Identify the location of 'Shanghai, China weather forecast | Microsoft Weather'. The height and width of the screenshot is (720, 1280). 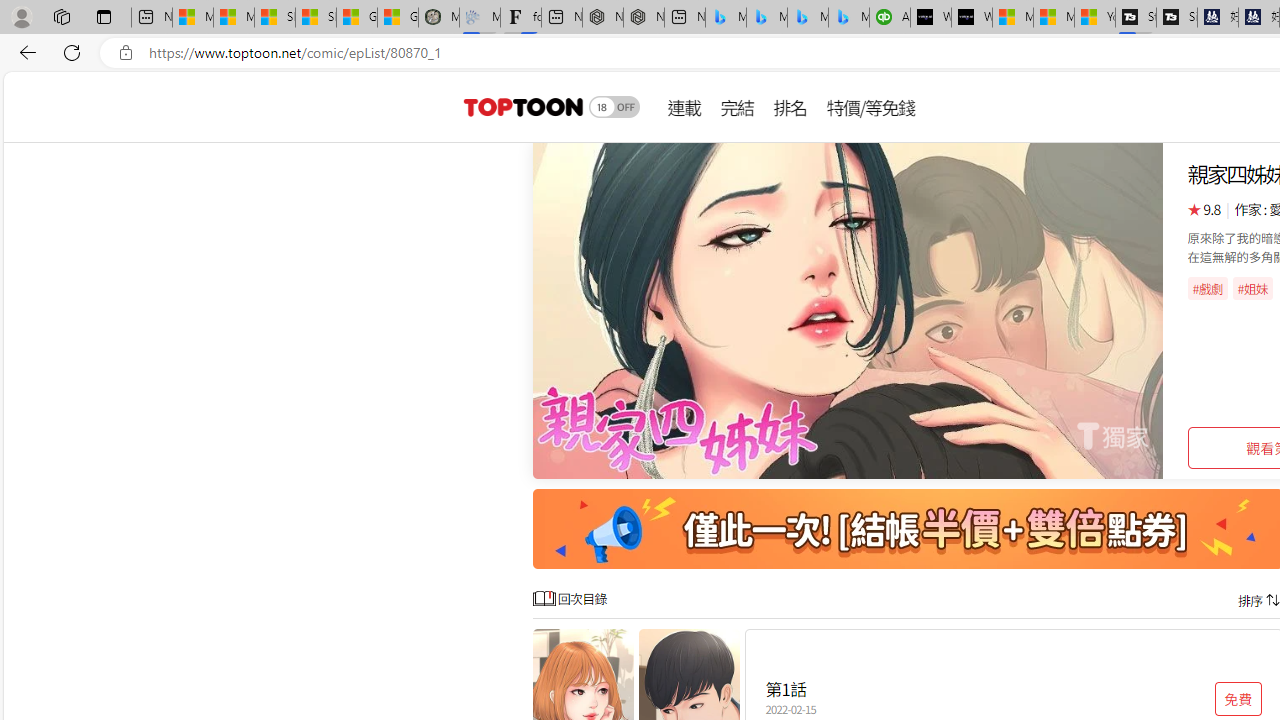
(315, 17).